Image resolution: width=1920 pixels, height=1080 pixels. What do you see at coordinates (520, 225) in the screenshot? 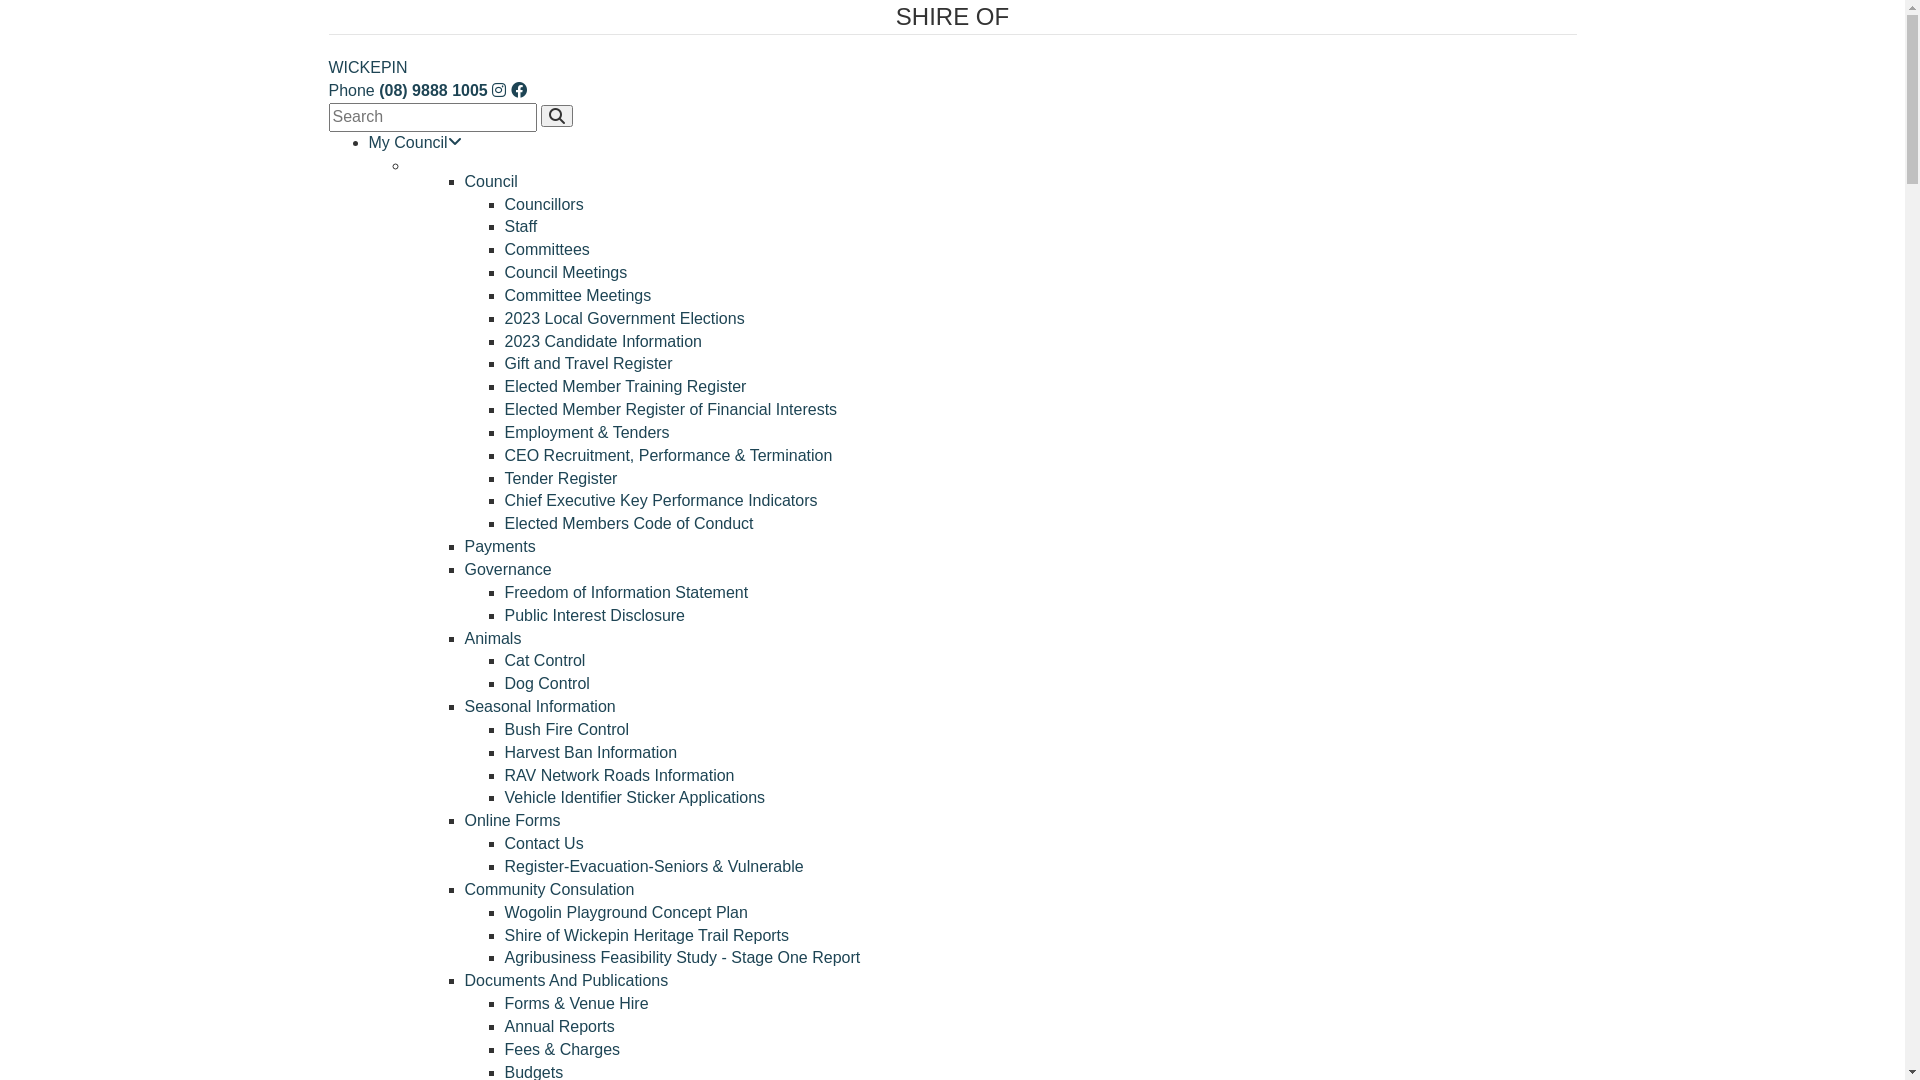
I see `'Staff'` at bounding box center [520, 225].